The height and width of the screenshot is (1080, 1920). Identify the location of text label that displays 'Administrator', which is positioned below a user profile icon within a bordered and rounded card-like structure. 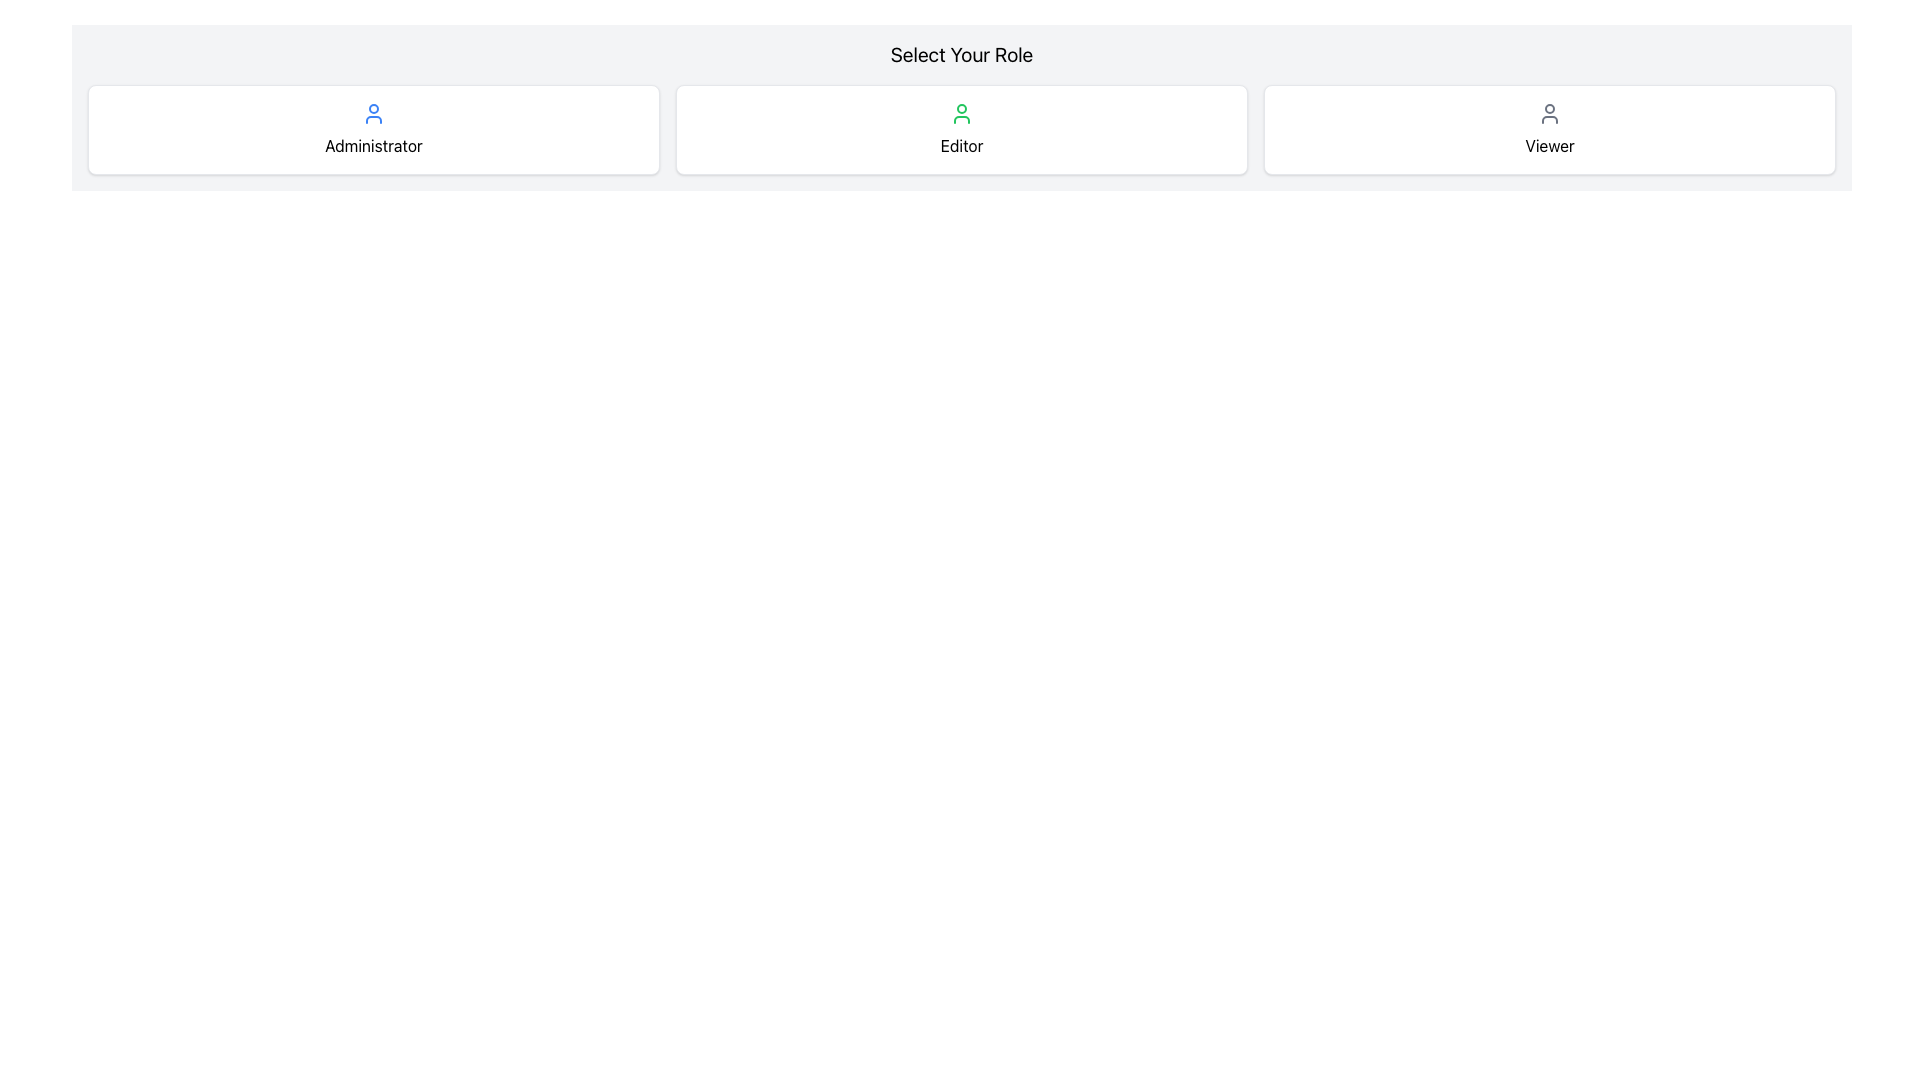
(374, 145).